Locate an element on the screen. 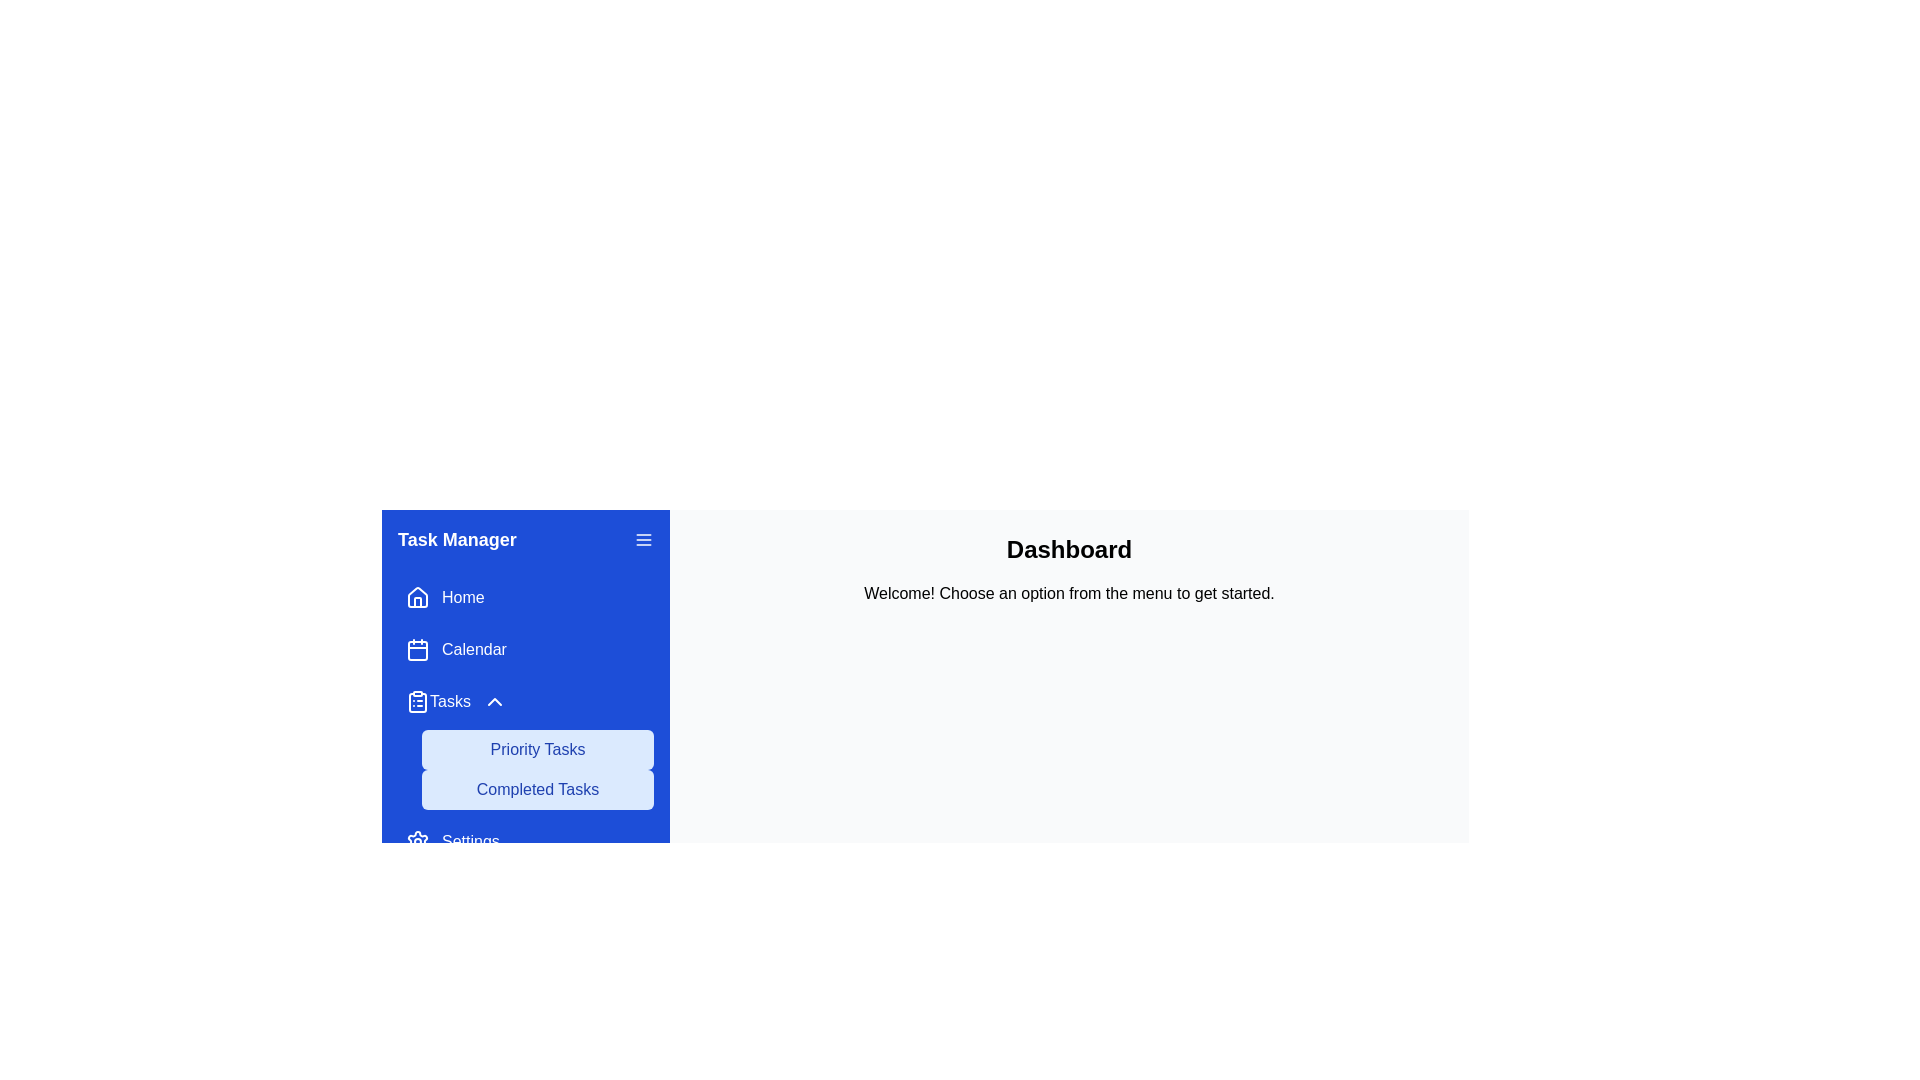 The height and width of the screenshot is (1080, 1920). the 'Tasks' icon located in the sidebar, which is the second icon in the list after 'Home' and 'Calendar', to navigate to task-related features is located at coordinates (416, 701).